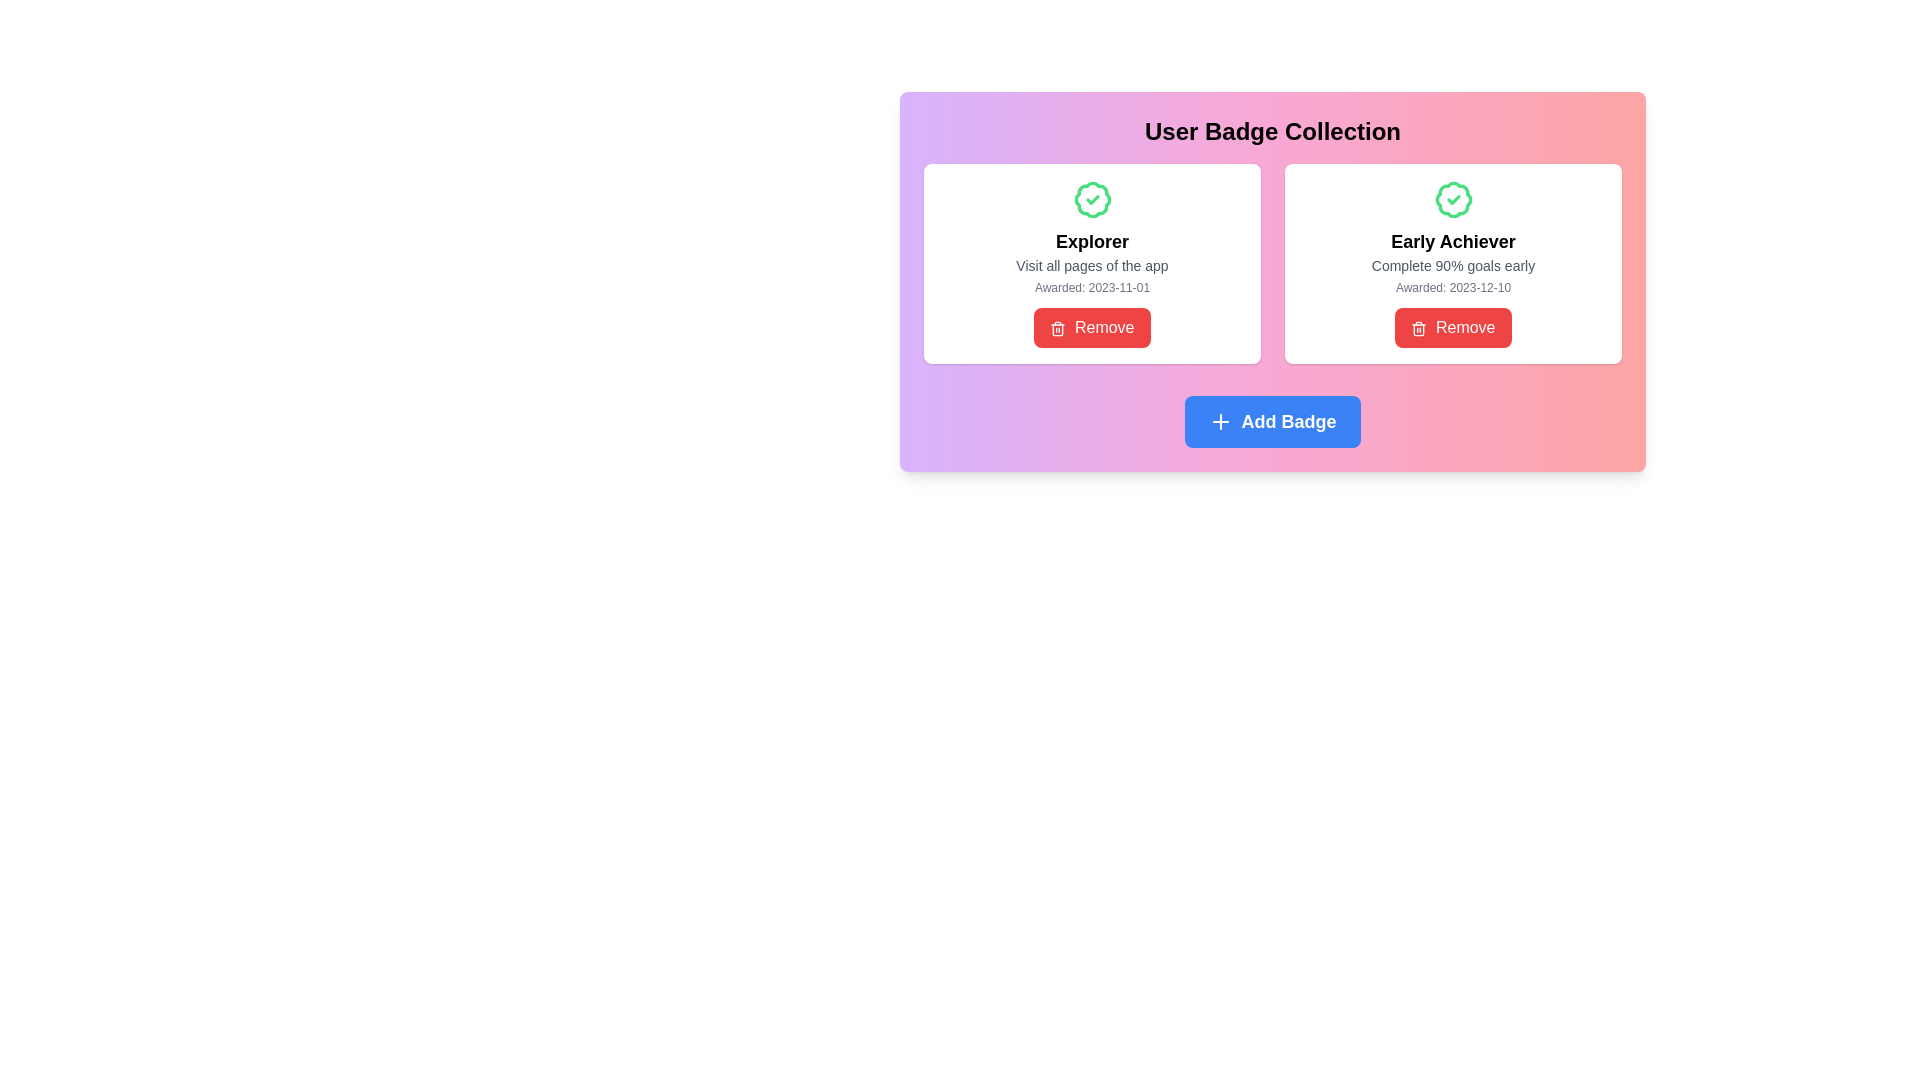  Describe the element at coordinates (1091, 200) in the screenshot. I see `the Explorer award icon located at the top center of the card within the User Badge Collection section` at that location.